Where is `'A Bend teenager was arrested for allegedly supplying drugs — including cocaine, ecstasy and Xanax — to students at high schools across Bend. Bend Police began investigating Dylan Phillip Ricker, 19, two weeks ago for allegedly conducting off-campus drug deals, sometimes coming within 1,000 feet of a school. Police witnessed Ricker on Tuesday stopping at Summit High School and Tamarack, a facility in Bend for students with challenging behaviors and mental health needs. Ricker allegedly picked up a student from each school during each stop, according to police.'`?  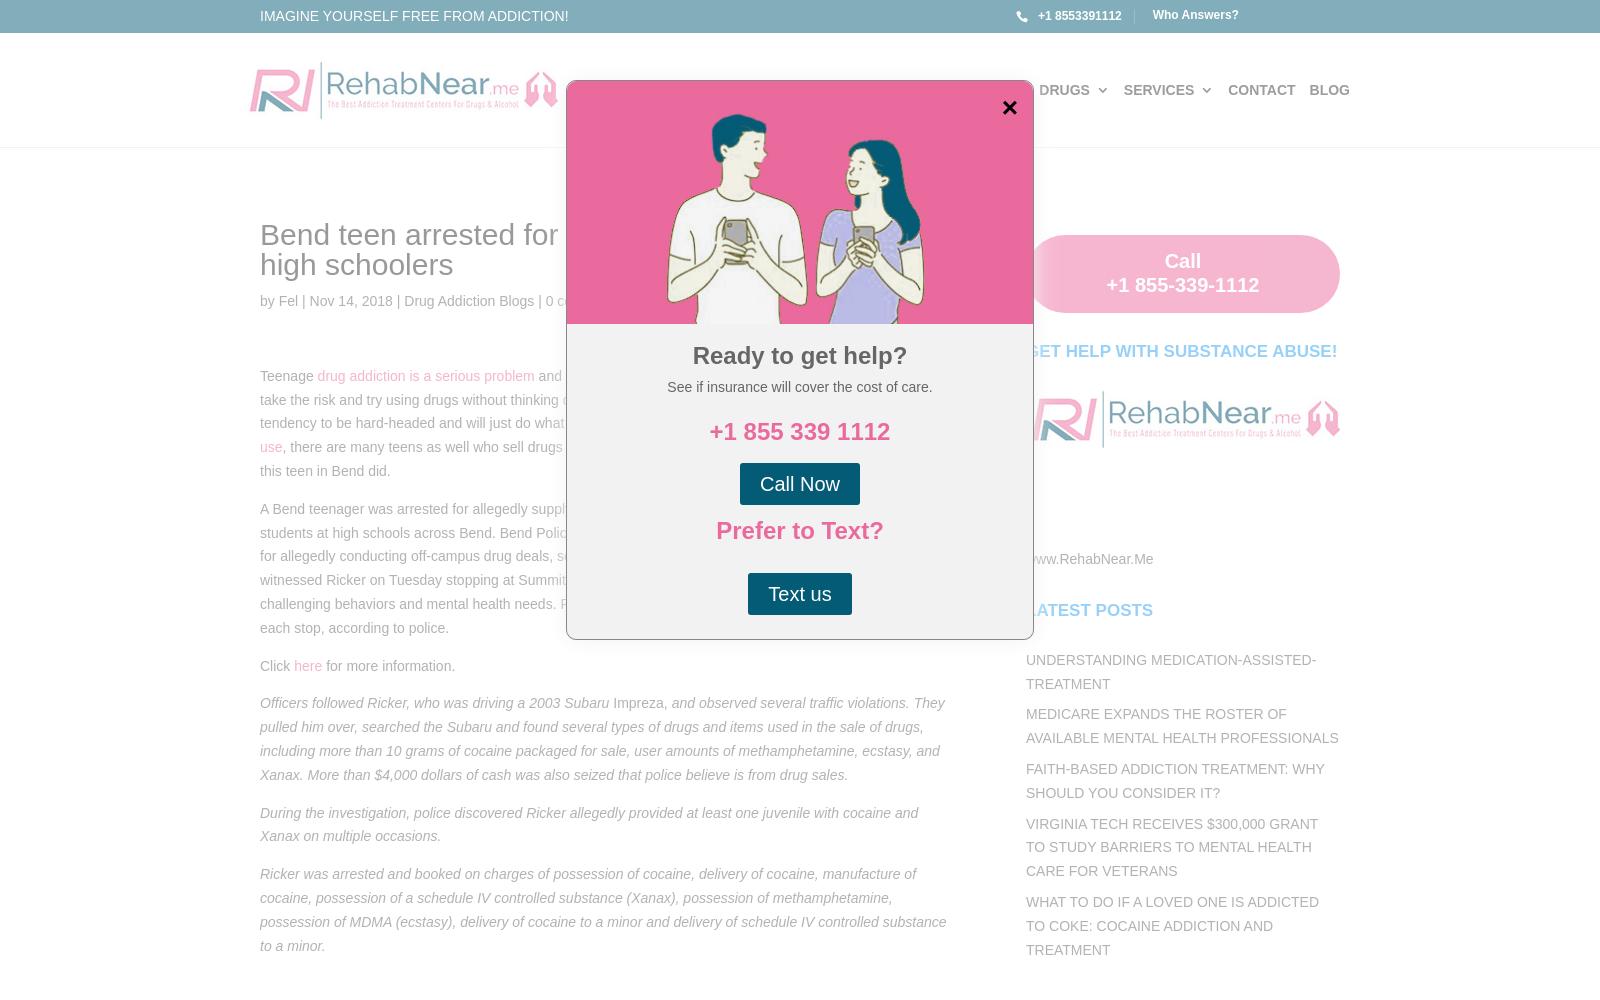
'A Bend teenager was arrested for allegedly supplying drugs — including cocaine, ecstasy and Xanax — to students at high schools across Bend. Bend Police began investigating Dylan Phillip Ricker, 19, two weeks ago for allegedly conducting off-campus drug deals, sometimes coming within 1,000 feet of a school. Police witnessed Ricker on Tuesday stopping at Summit High School and Tamarack, a facility in Bend for students with challenging behaviors and mental health needs. Ricker allegedly picked up a student from each school during each stop, according to police.' is located at coordinates (605, 566).